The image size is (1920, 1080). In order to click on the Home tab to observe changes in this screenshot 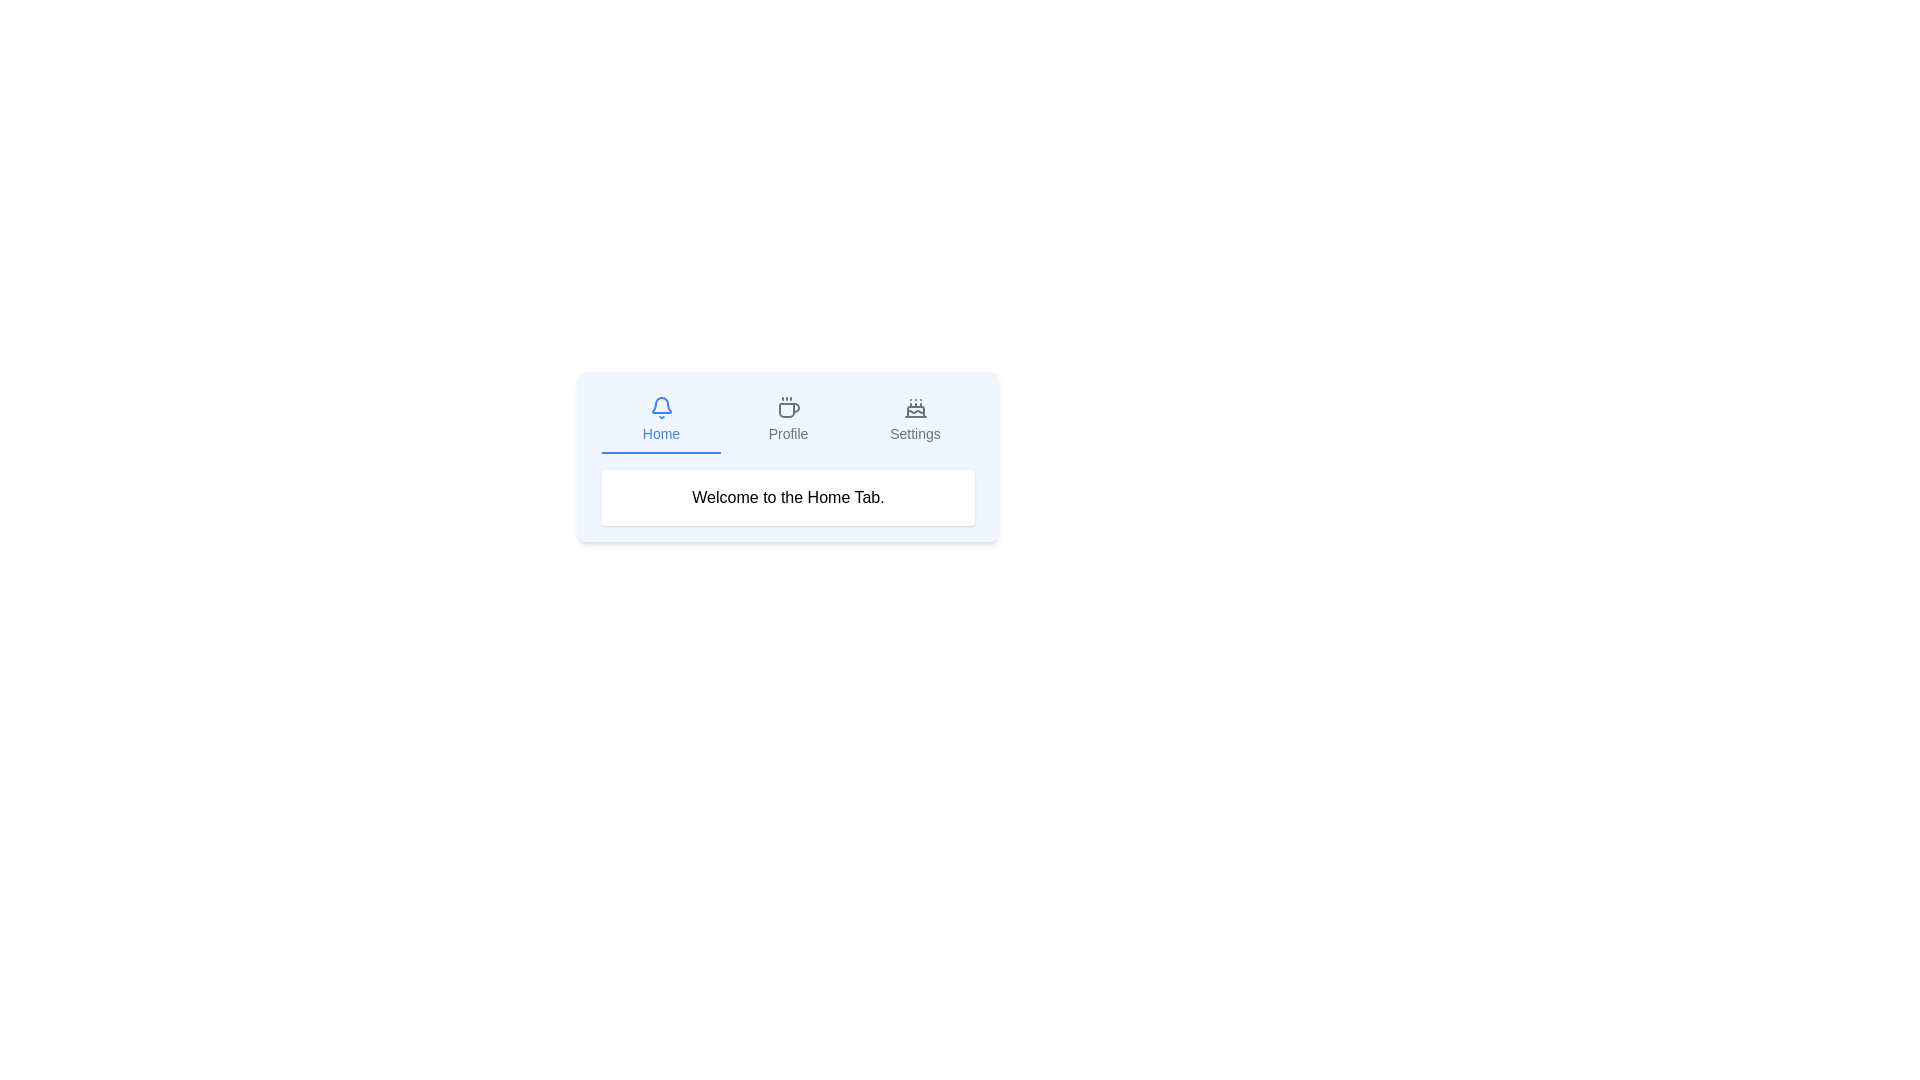, I will do `click(661, 419)`.